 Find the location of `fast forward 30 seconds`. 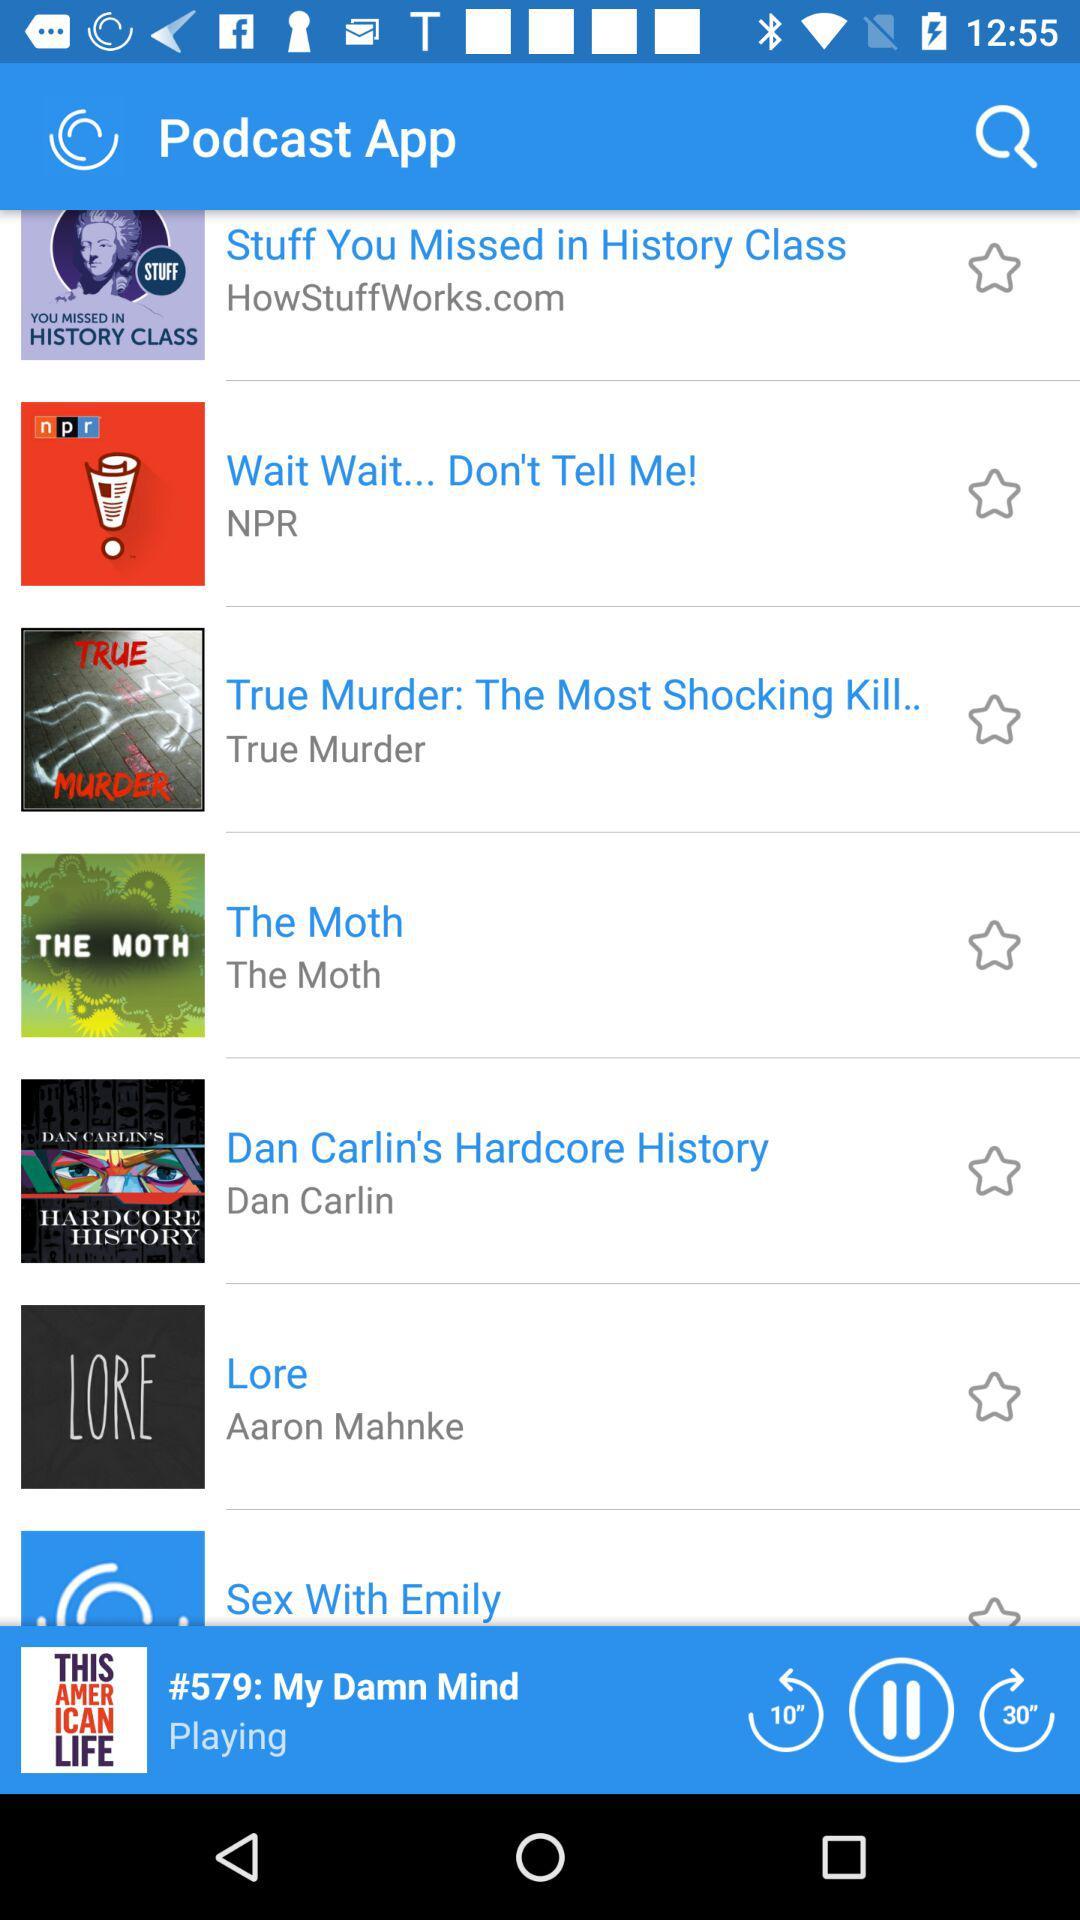

fast forward 30 seconds is located at coordinates (1017, 1708).